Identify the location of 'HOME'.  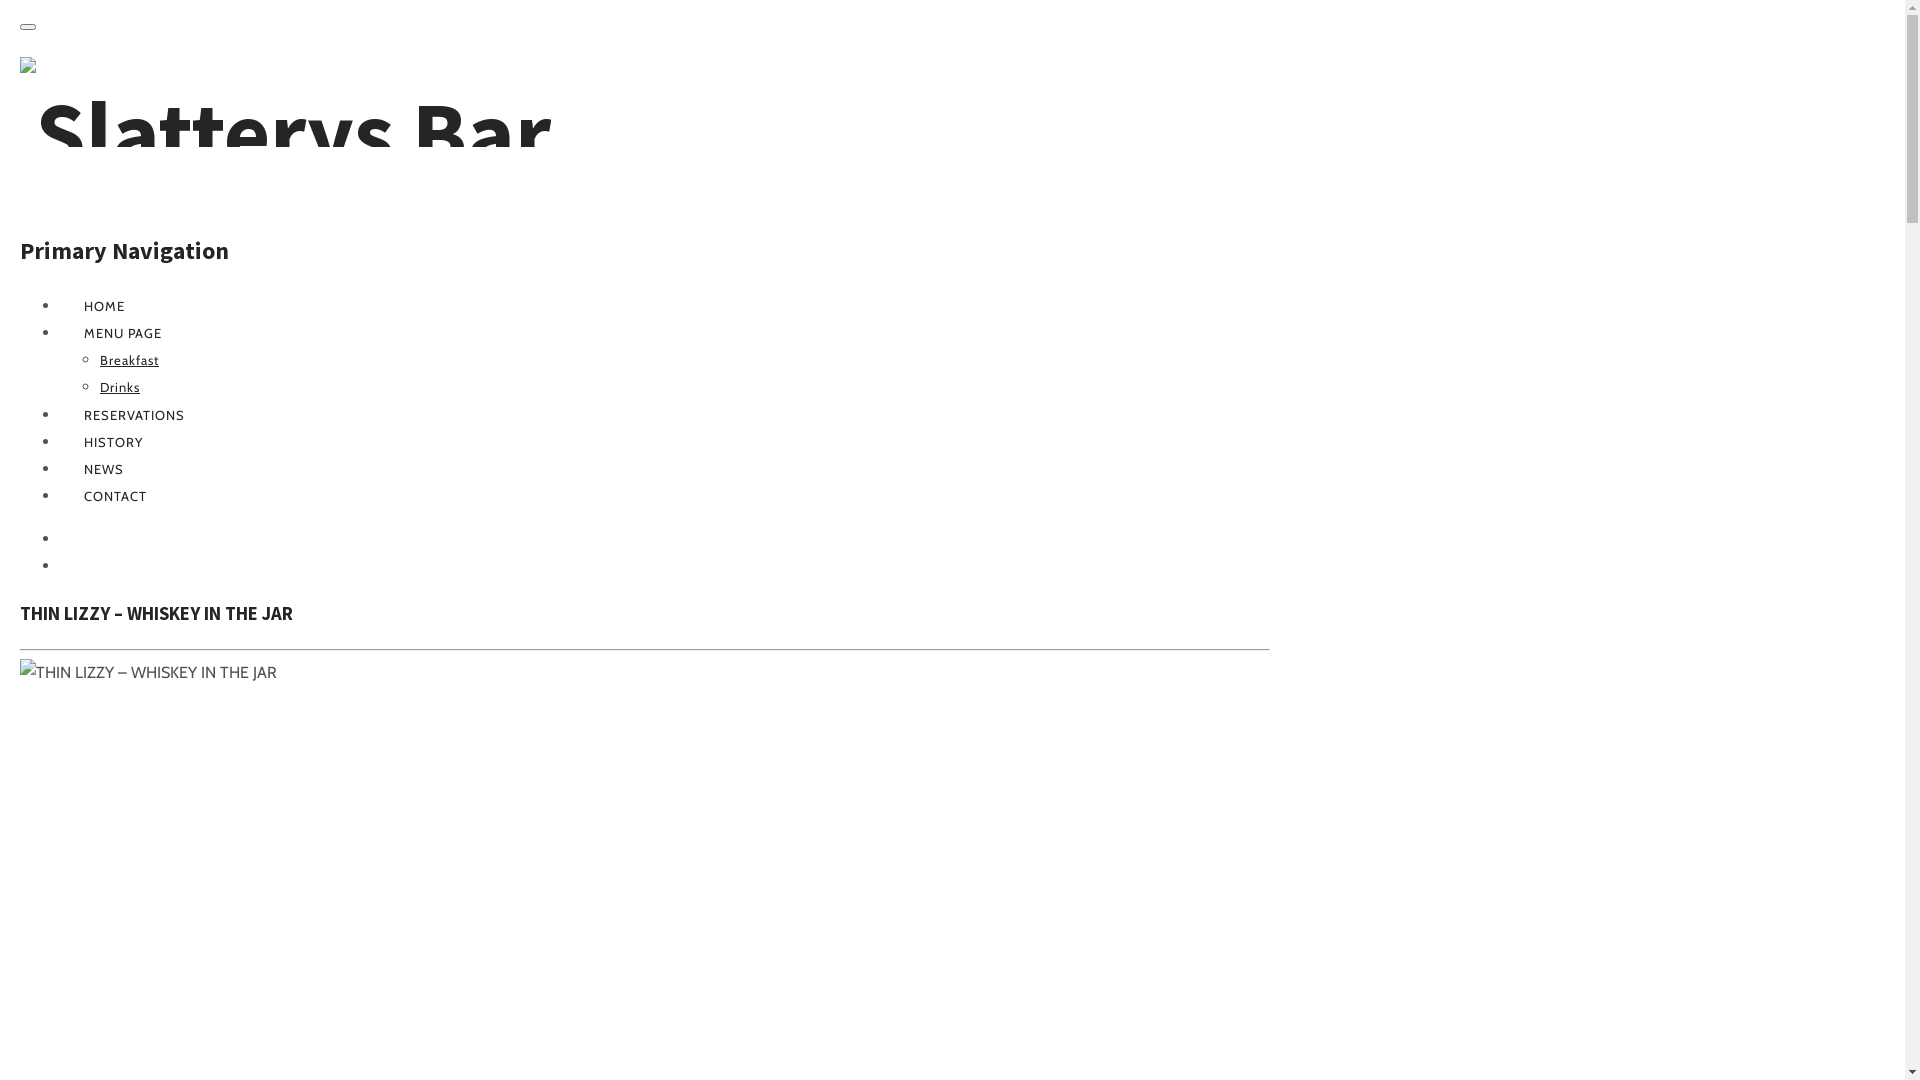
(103, 305).